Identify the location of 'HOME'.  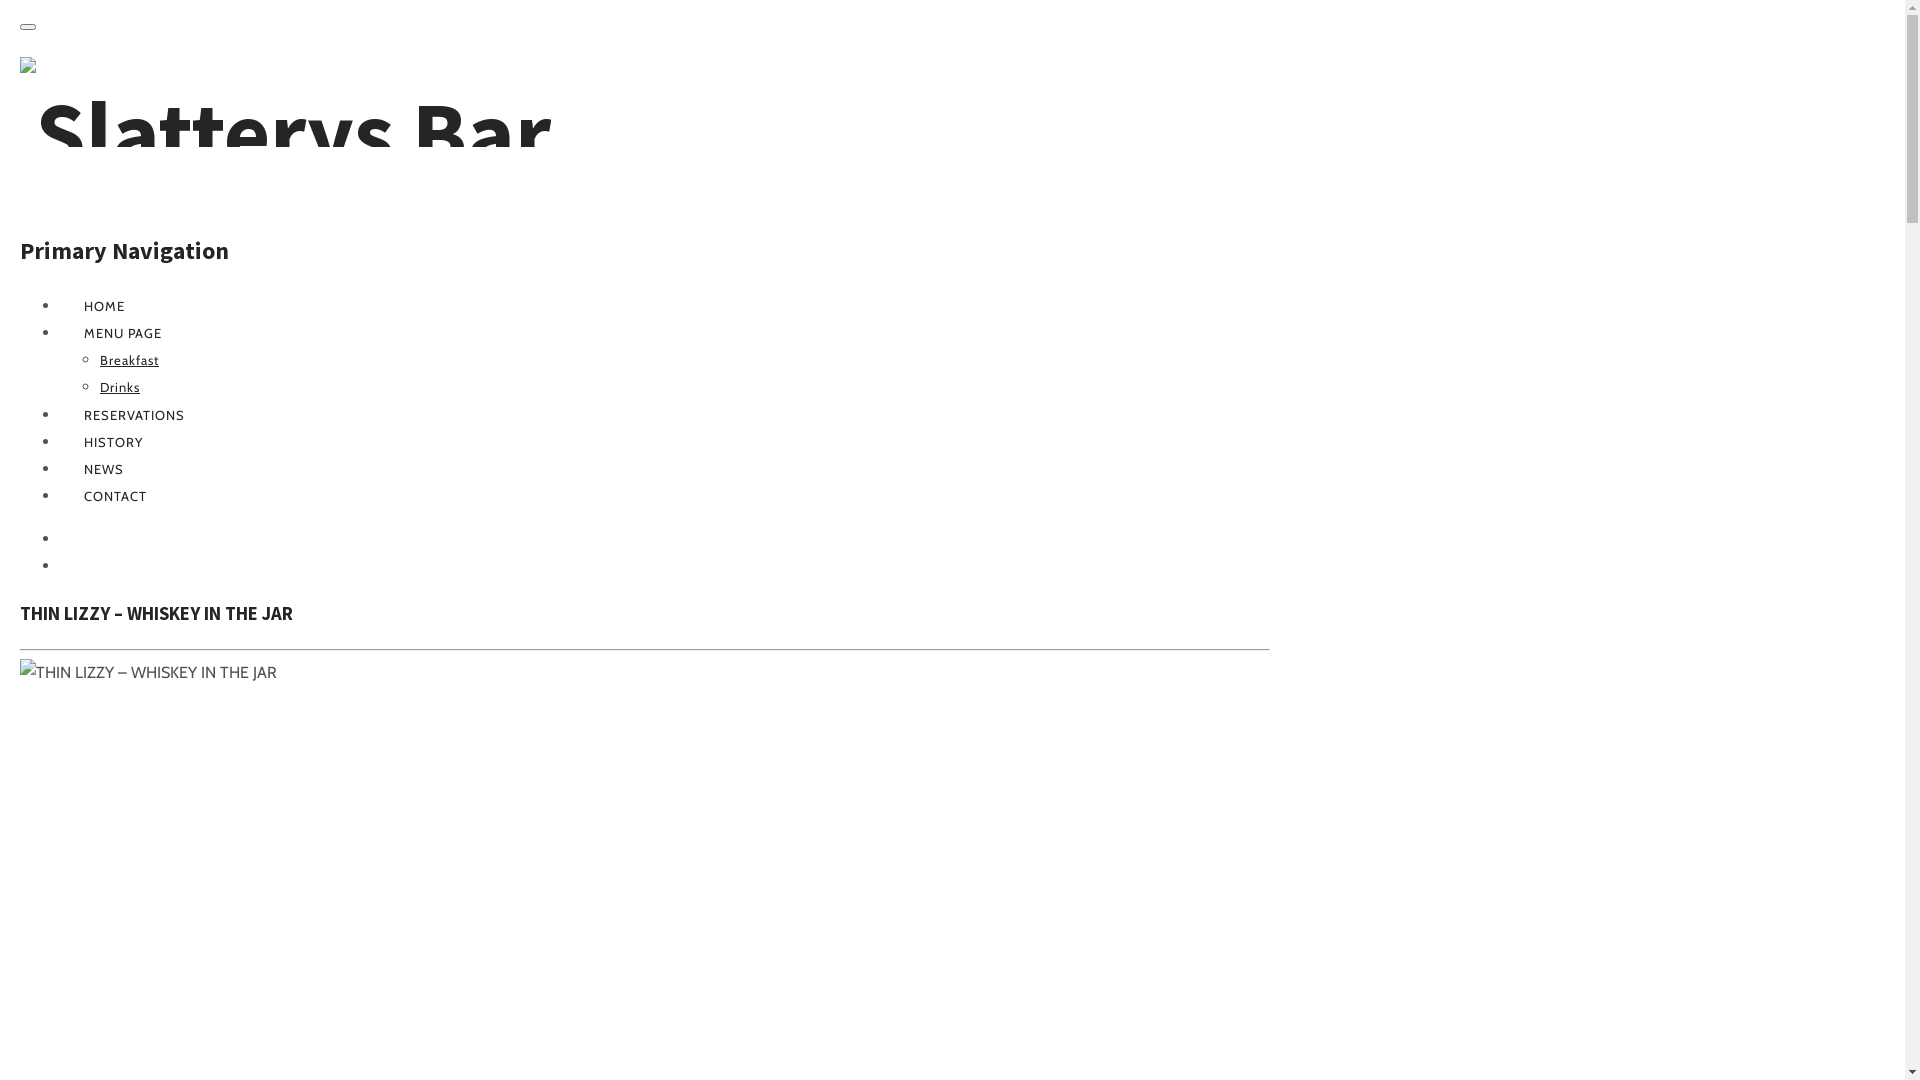
(103, 305).